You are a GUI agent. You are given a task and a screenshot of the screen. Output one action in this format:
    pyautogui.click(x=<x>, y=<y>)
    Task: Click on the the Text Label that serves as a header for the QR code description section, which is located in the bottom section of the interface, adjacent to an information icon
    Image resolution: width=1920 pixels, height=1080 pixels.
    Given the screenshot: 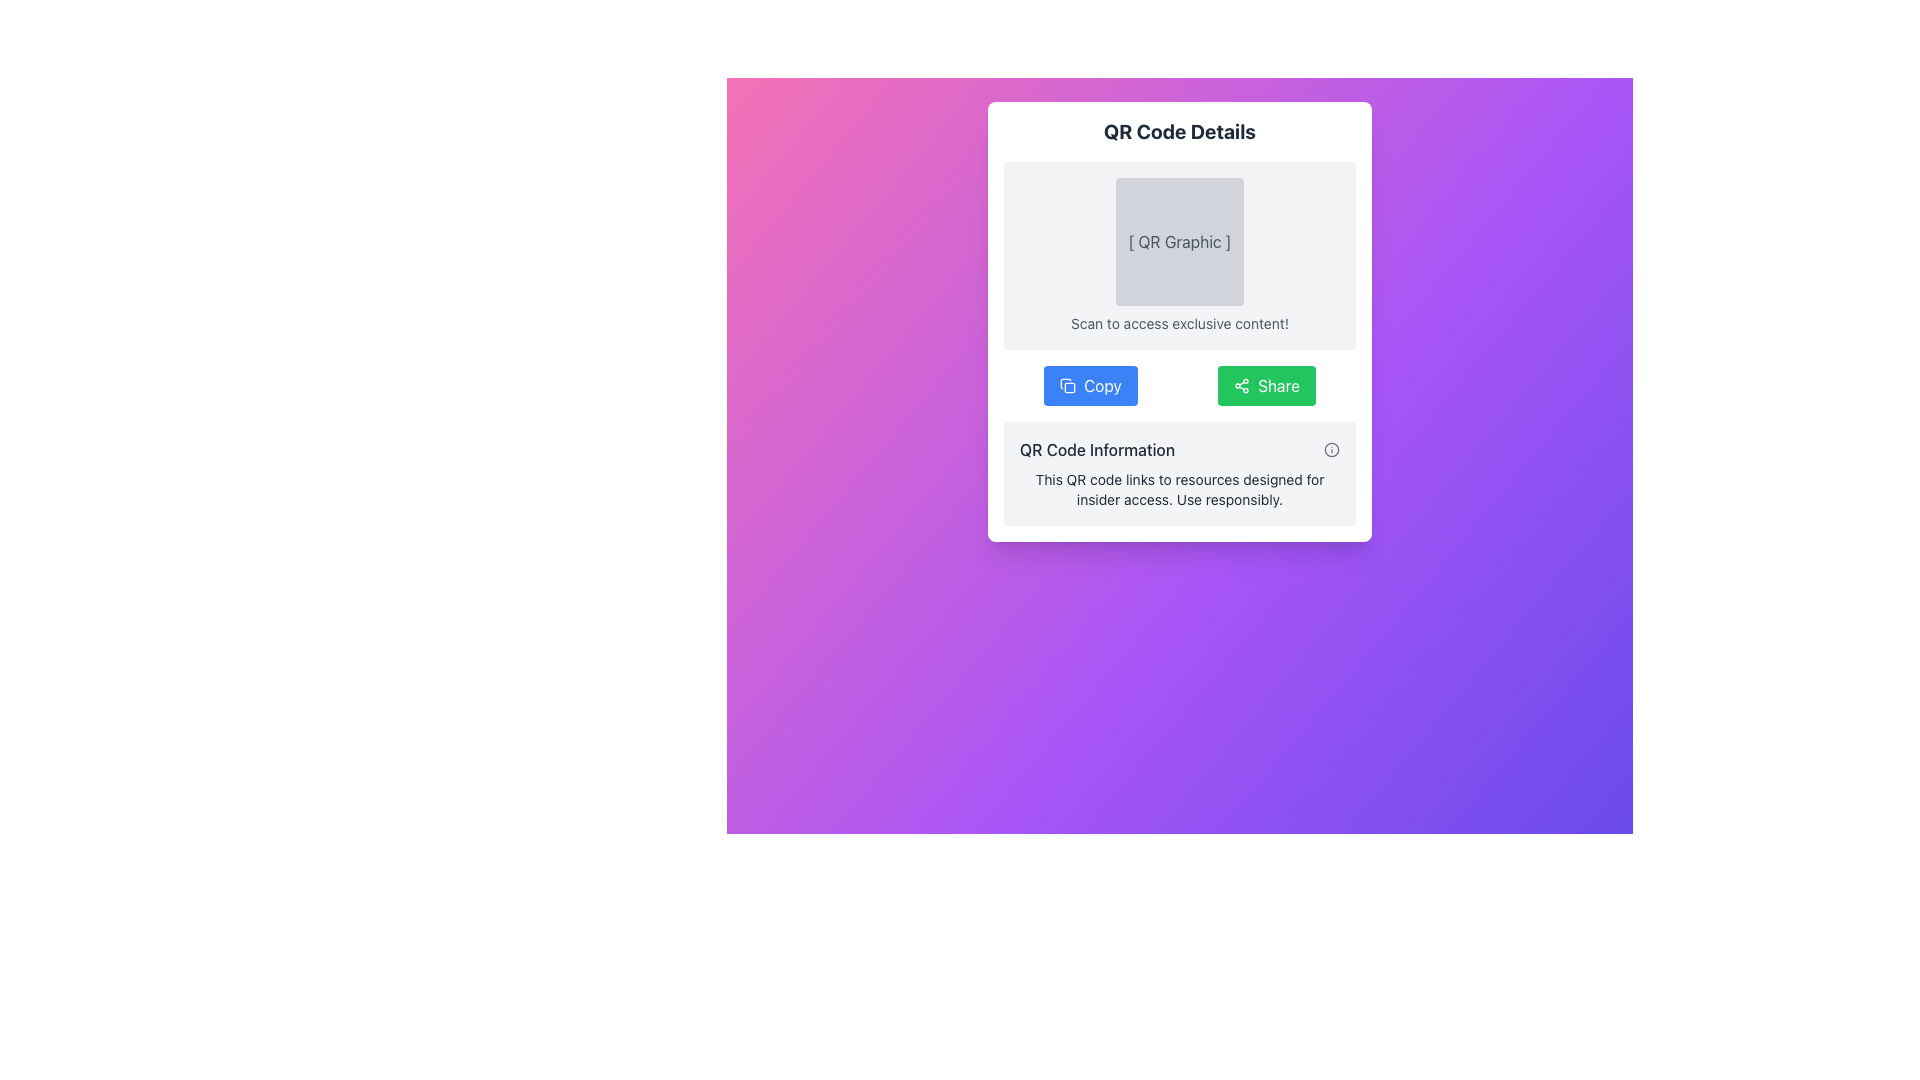 What is the action you would take?
    pyautogui.click(x=1096, y=450)
    